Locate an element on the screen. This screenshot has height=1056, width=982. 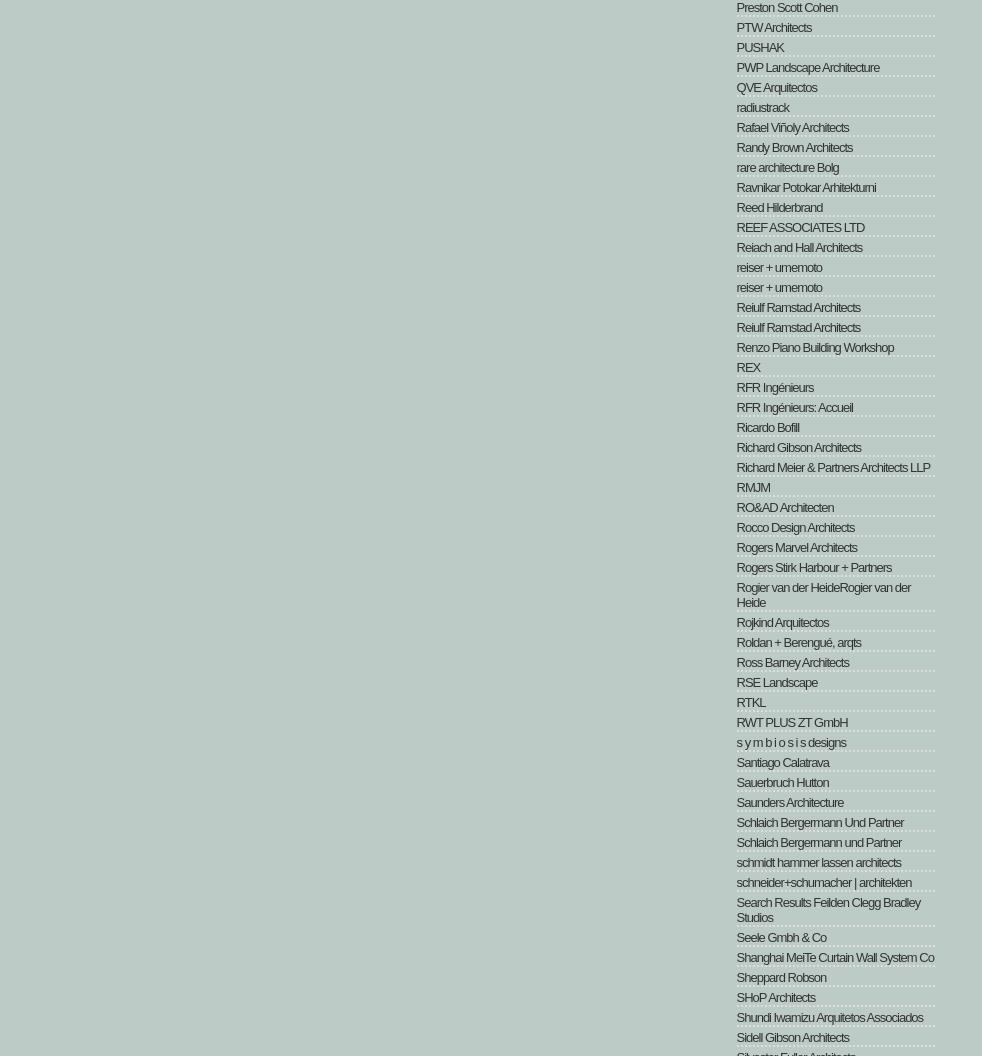
'Rojkind Arquitectos' is located at coordinates (781, 621).